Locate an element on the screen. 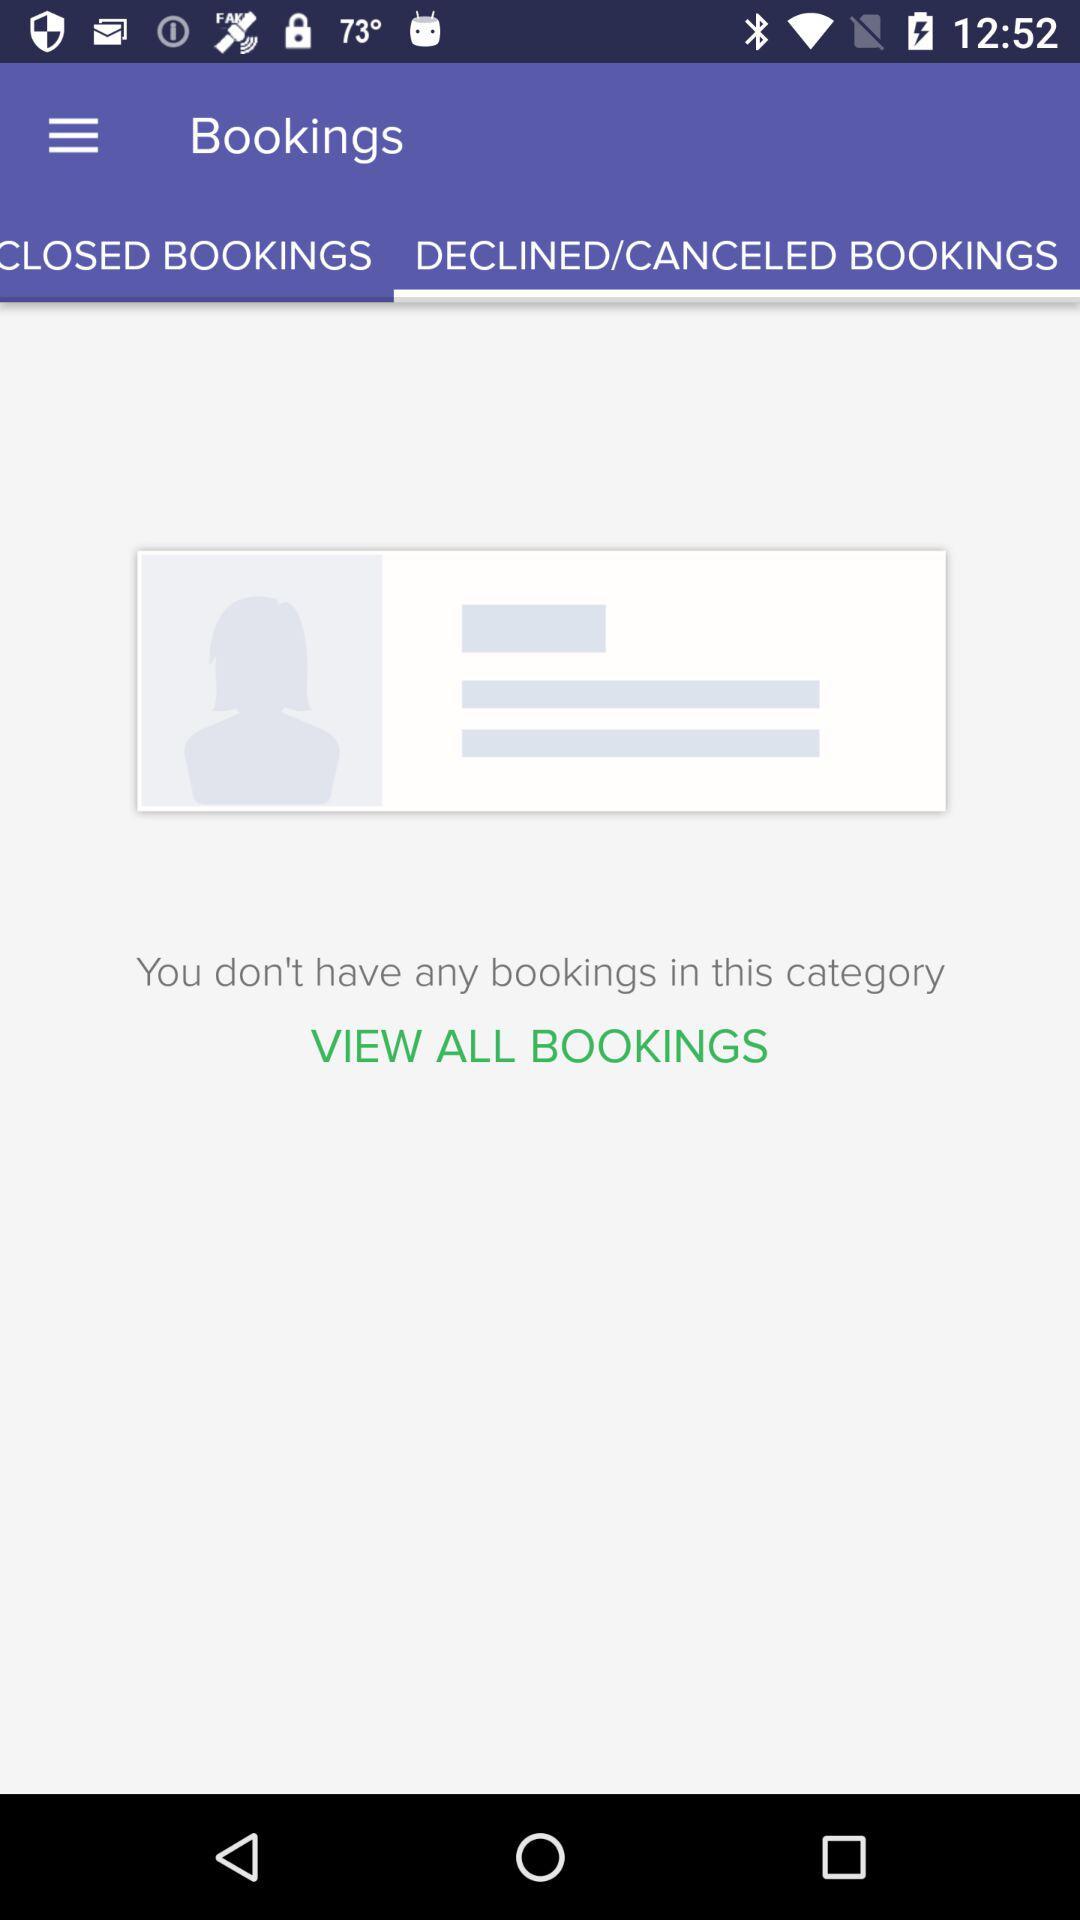 This screenshot has width=1080, height=1920. icon below you don t item is located at coordinates (540, 1045).